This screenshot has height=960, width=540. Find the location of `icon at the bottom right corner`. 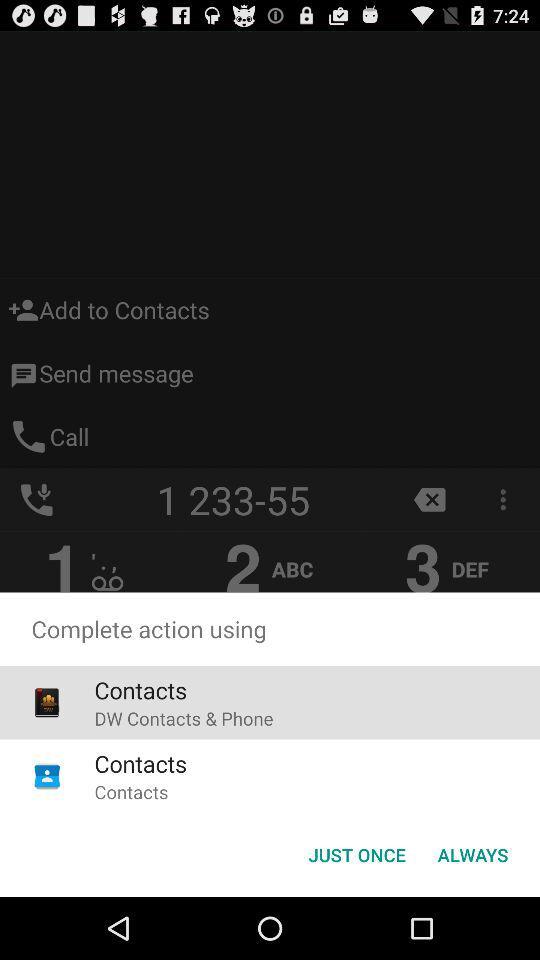

icon at the bottom right corner is located at coordinates (472, 853).